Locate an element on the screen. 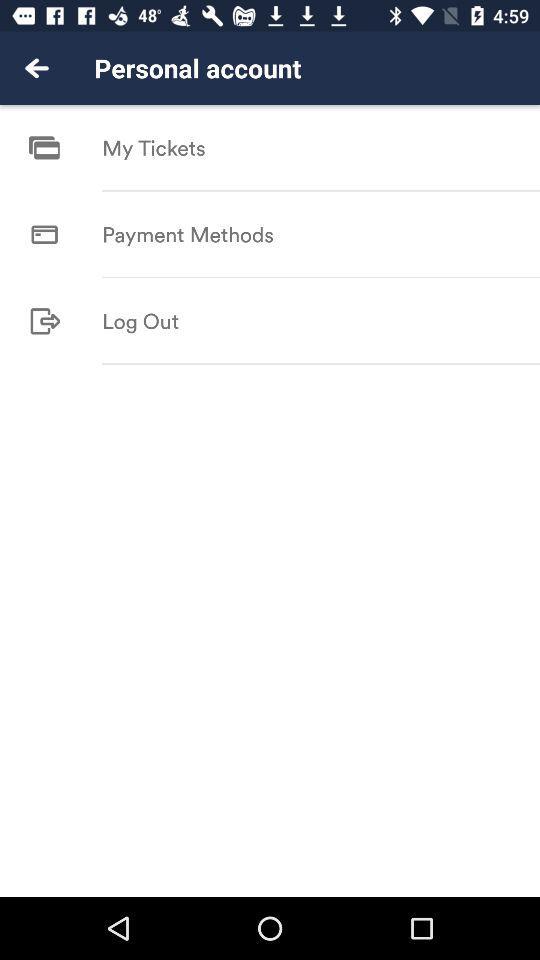 This screenshot has width=540, height=960. the item below the my tickets is located at coordinates (321, 190).